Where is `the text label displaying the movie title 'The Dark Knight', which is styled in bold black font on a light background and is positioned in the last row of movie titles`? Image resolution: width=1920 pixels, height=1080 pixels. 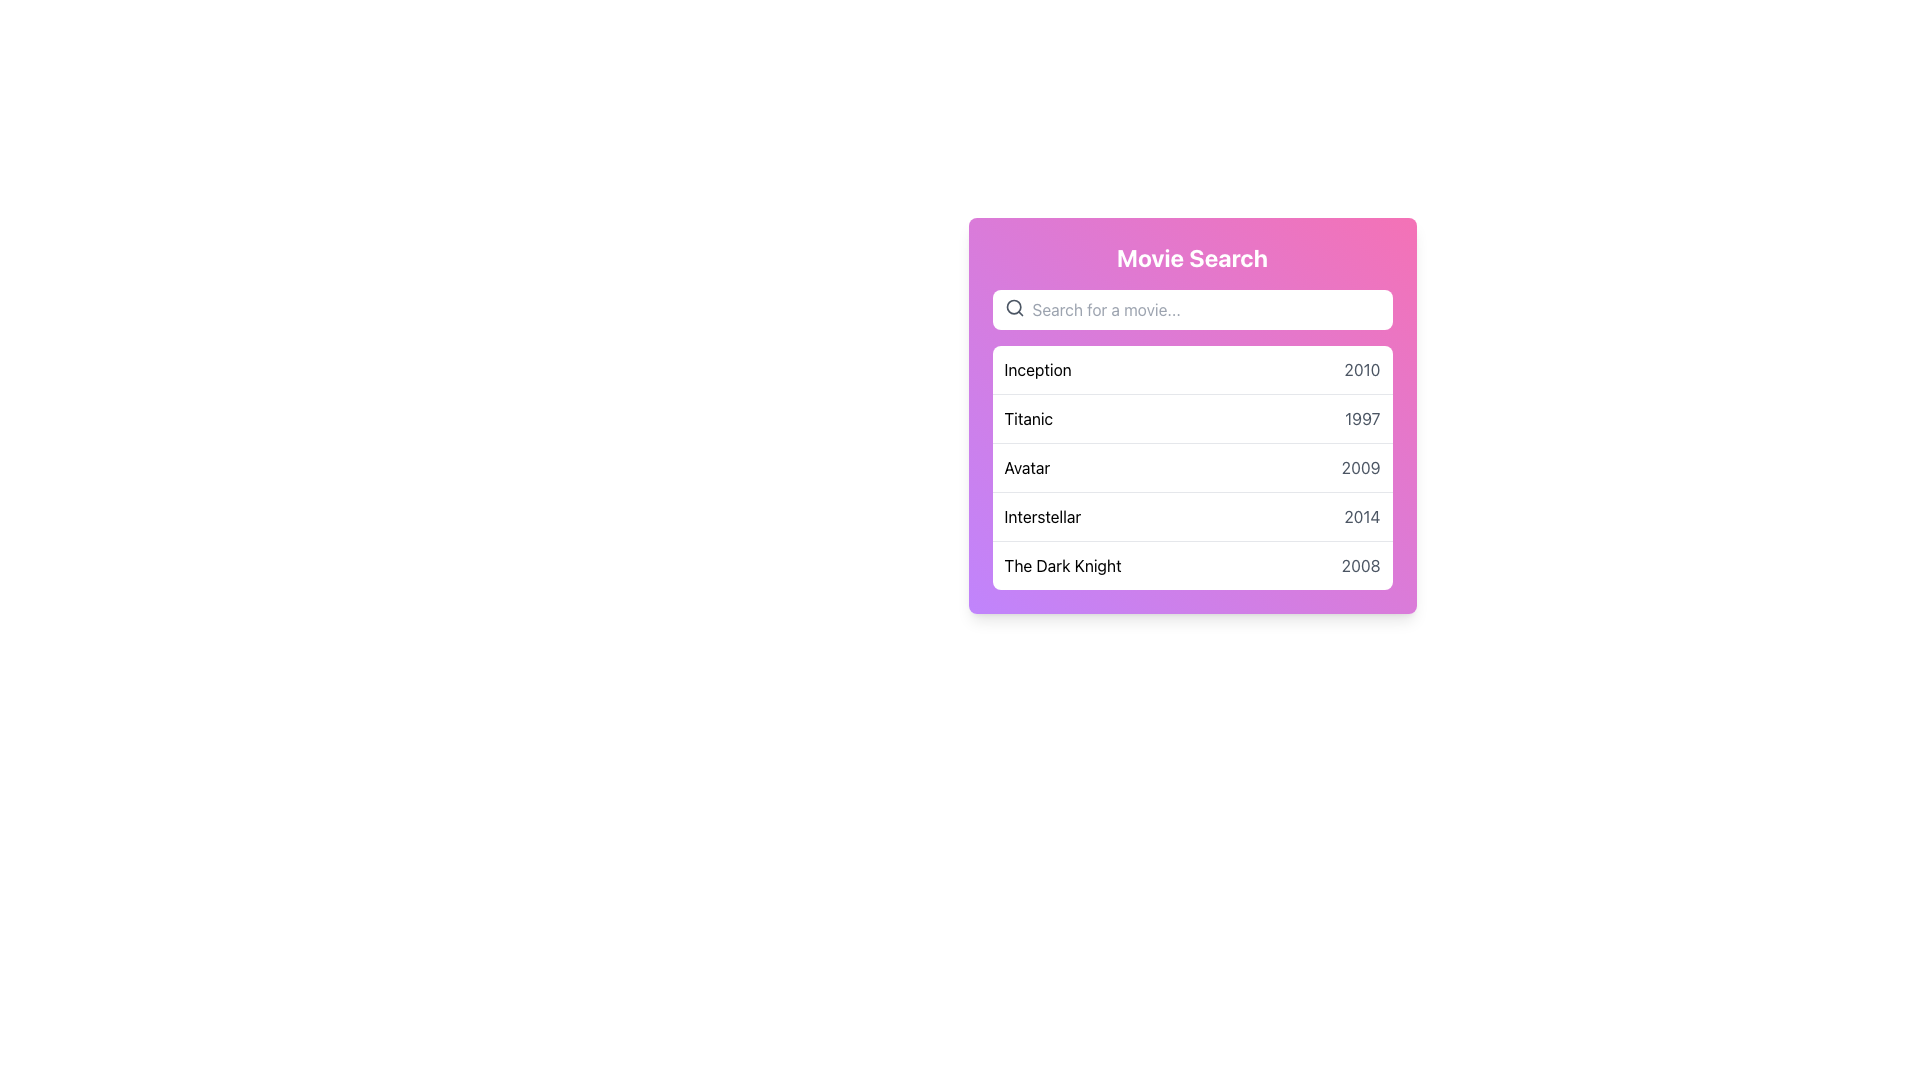 the text label displaying the movie title 'The Dark Knight', which is styled in bold black font on a light background and is positioned in the last row of movie titles is located at coordinates (1062, 566).